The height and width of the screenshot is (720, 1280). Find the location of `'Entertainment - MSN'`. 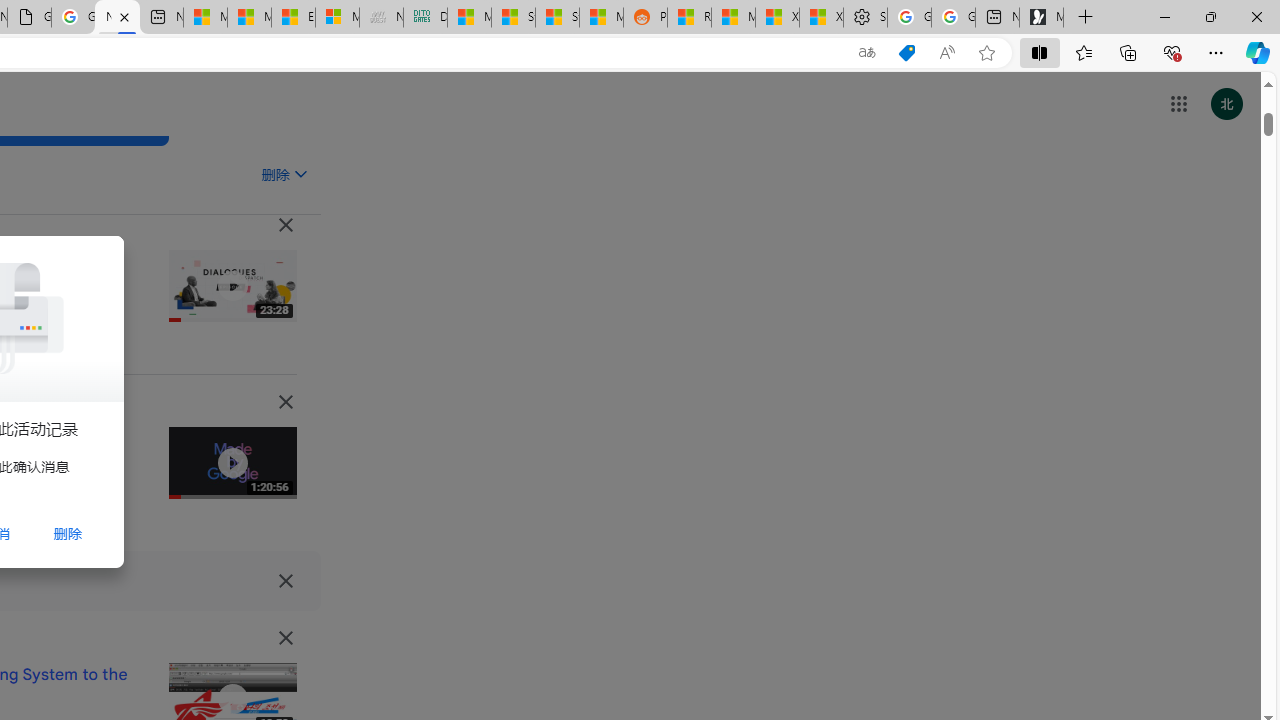

'Entertainment - MSN' is located at coordinates (292, 17).